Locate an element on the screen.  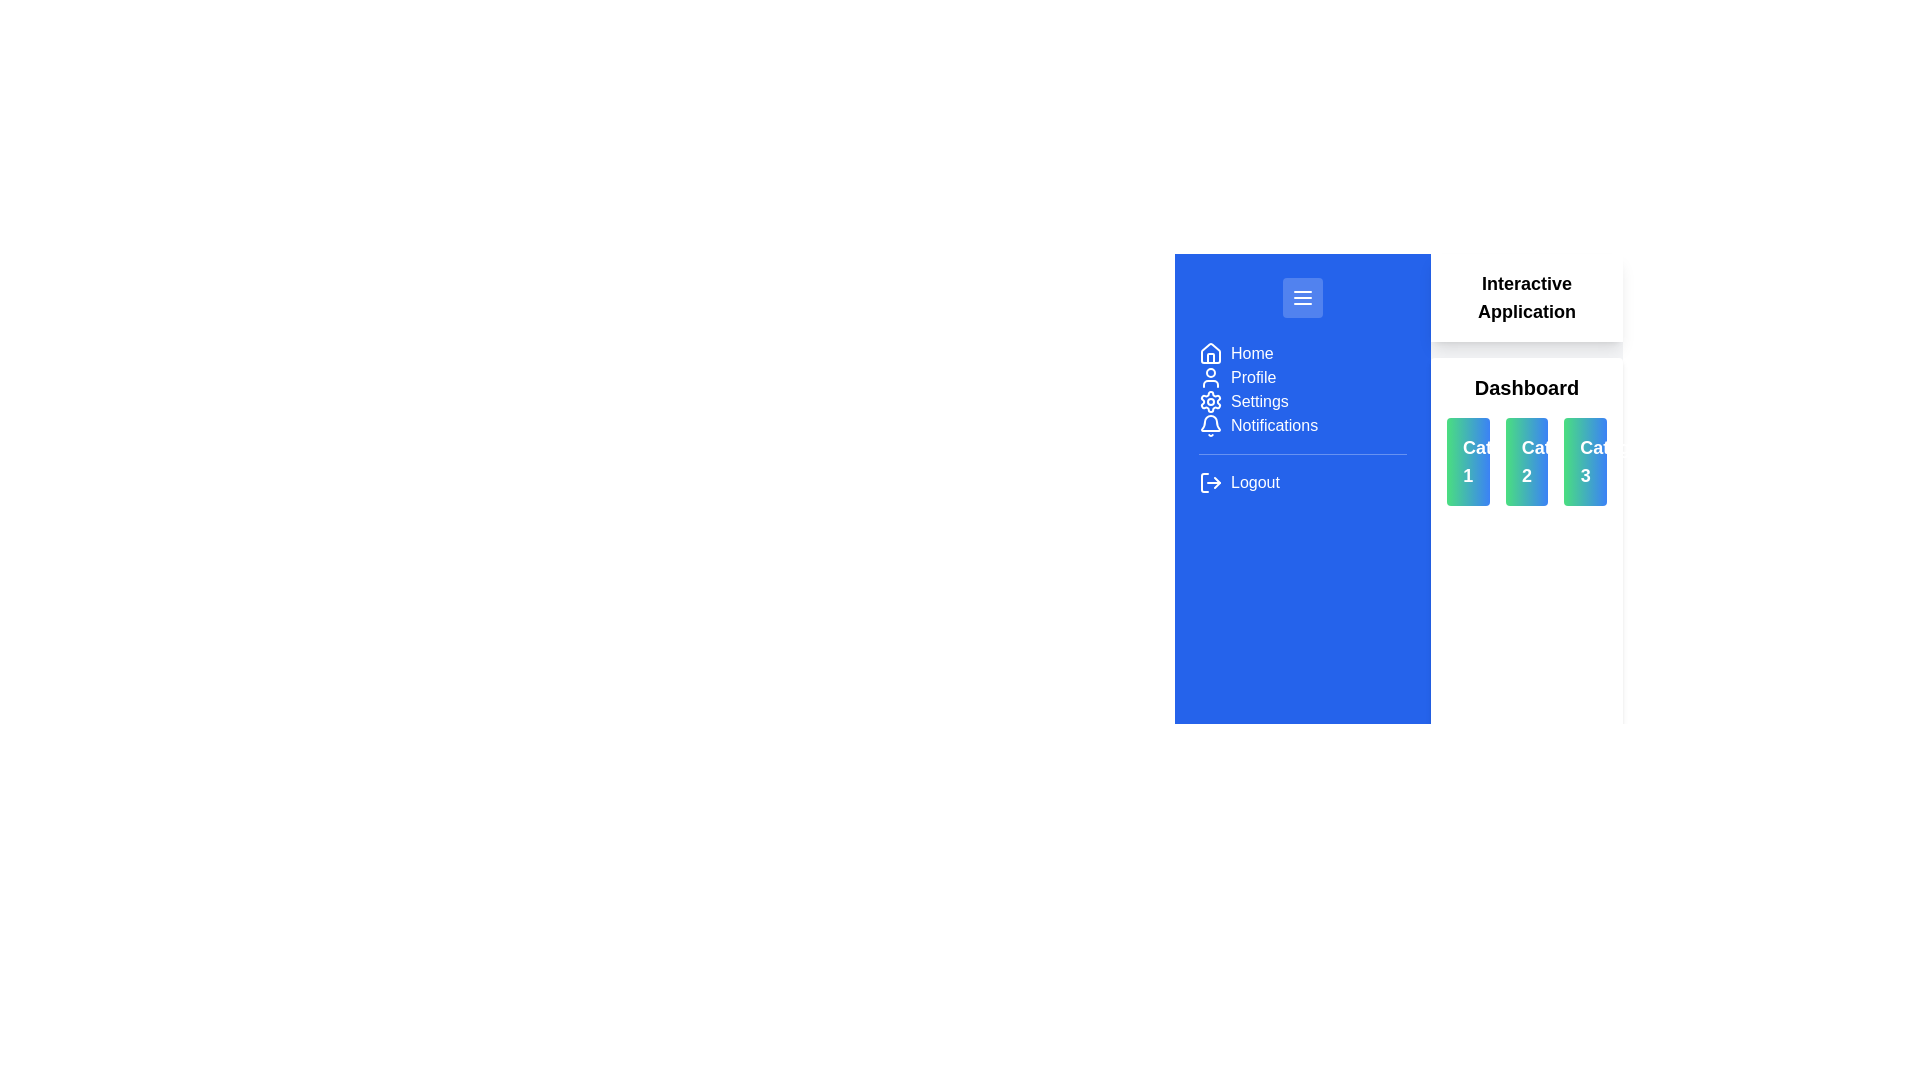
the 'Logout' icon in the sidebar menu, which is represented by the vertical segment of the icon box is located at coordinates (1203, 482).